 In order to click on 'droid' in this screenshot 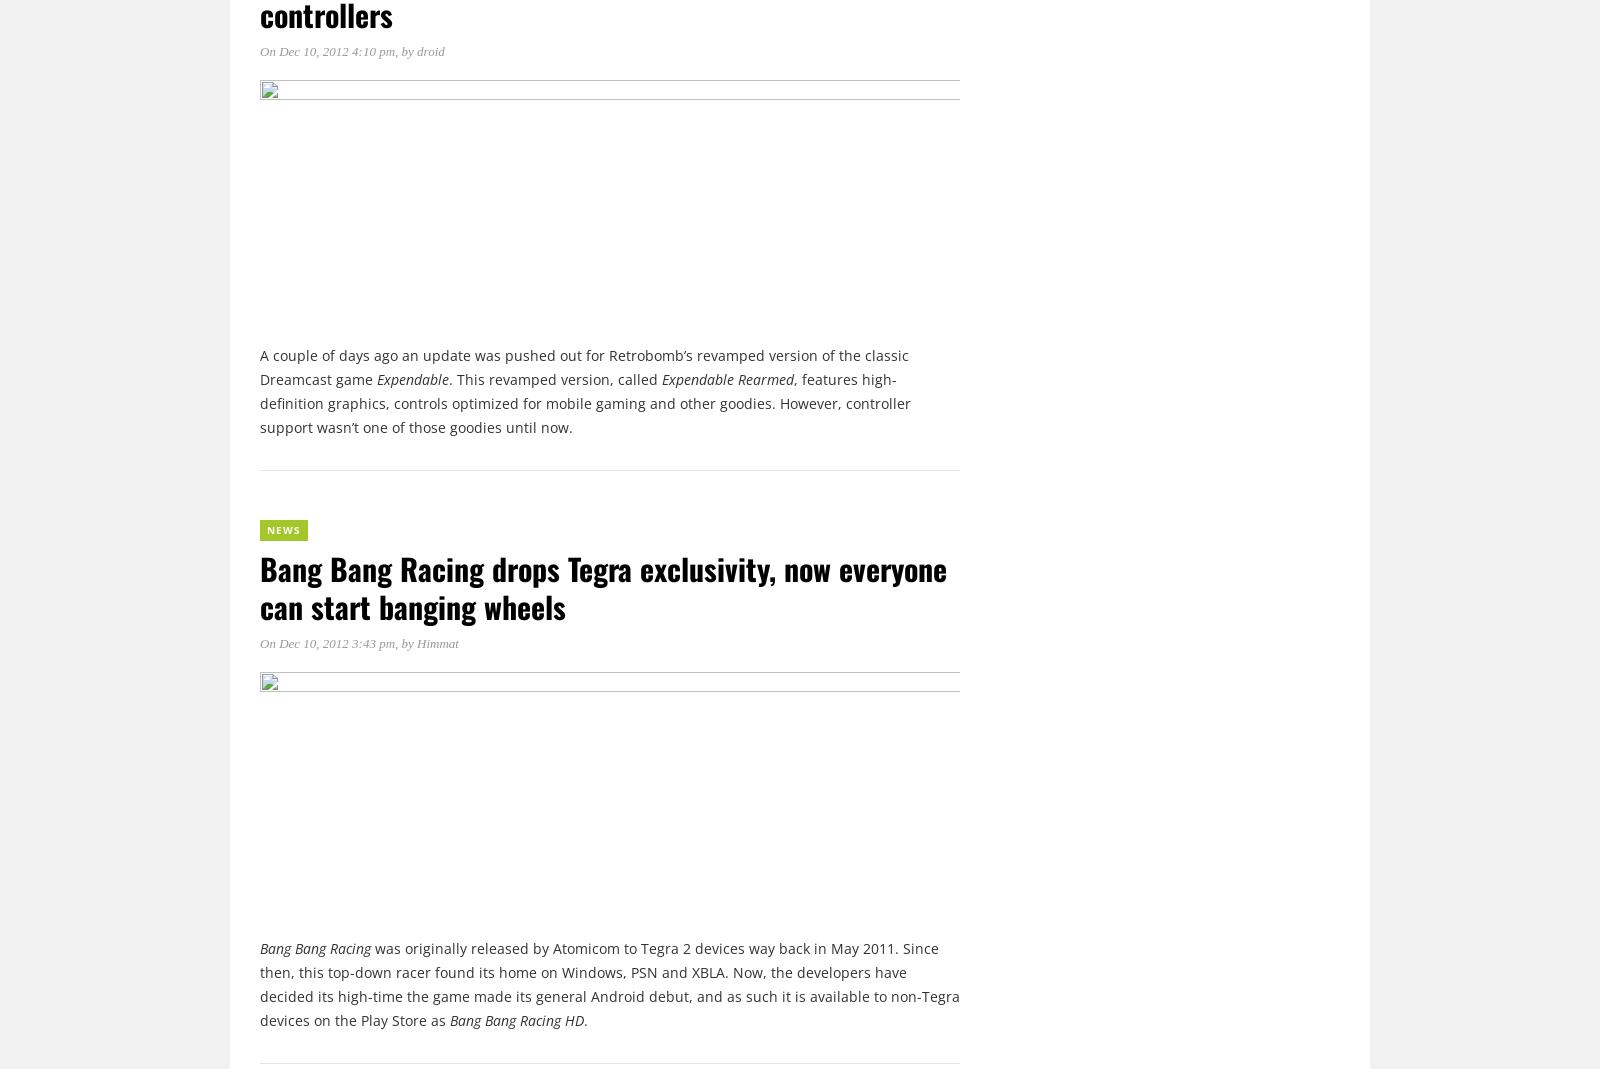, I will do `click(429, 50)`.